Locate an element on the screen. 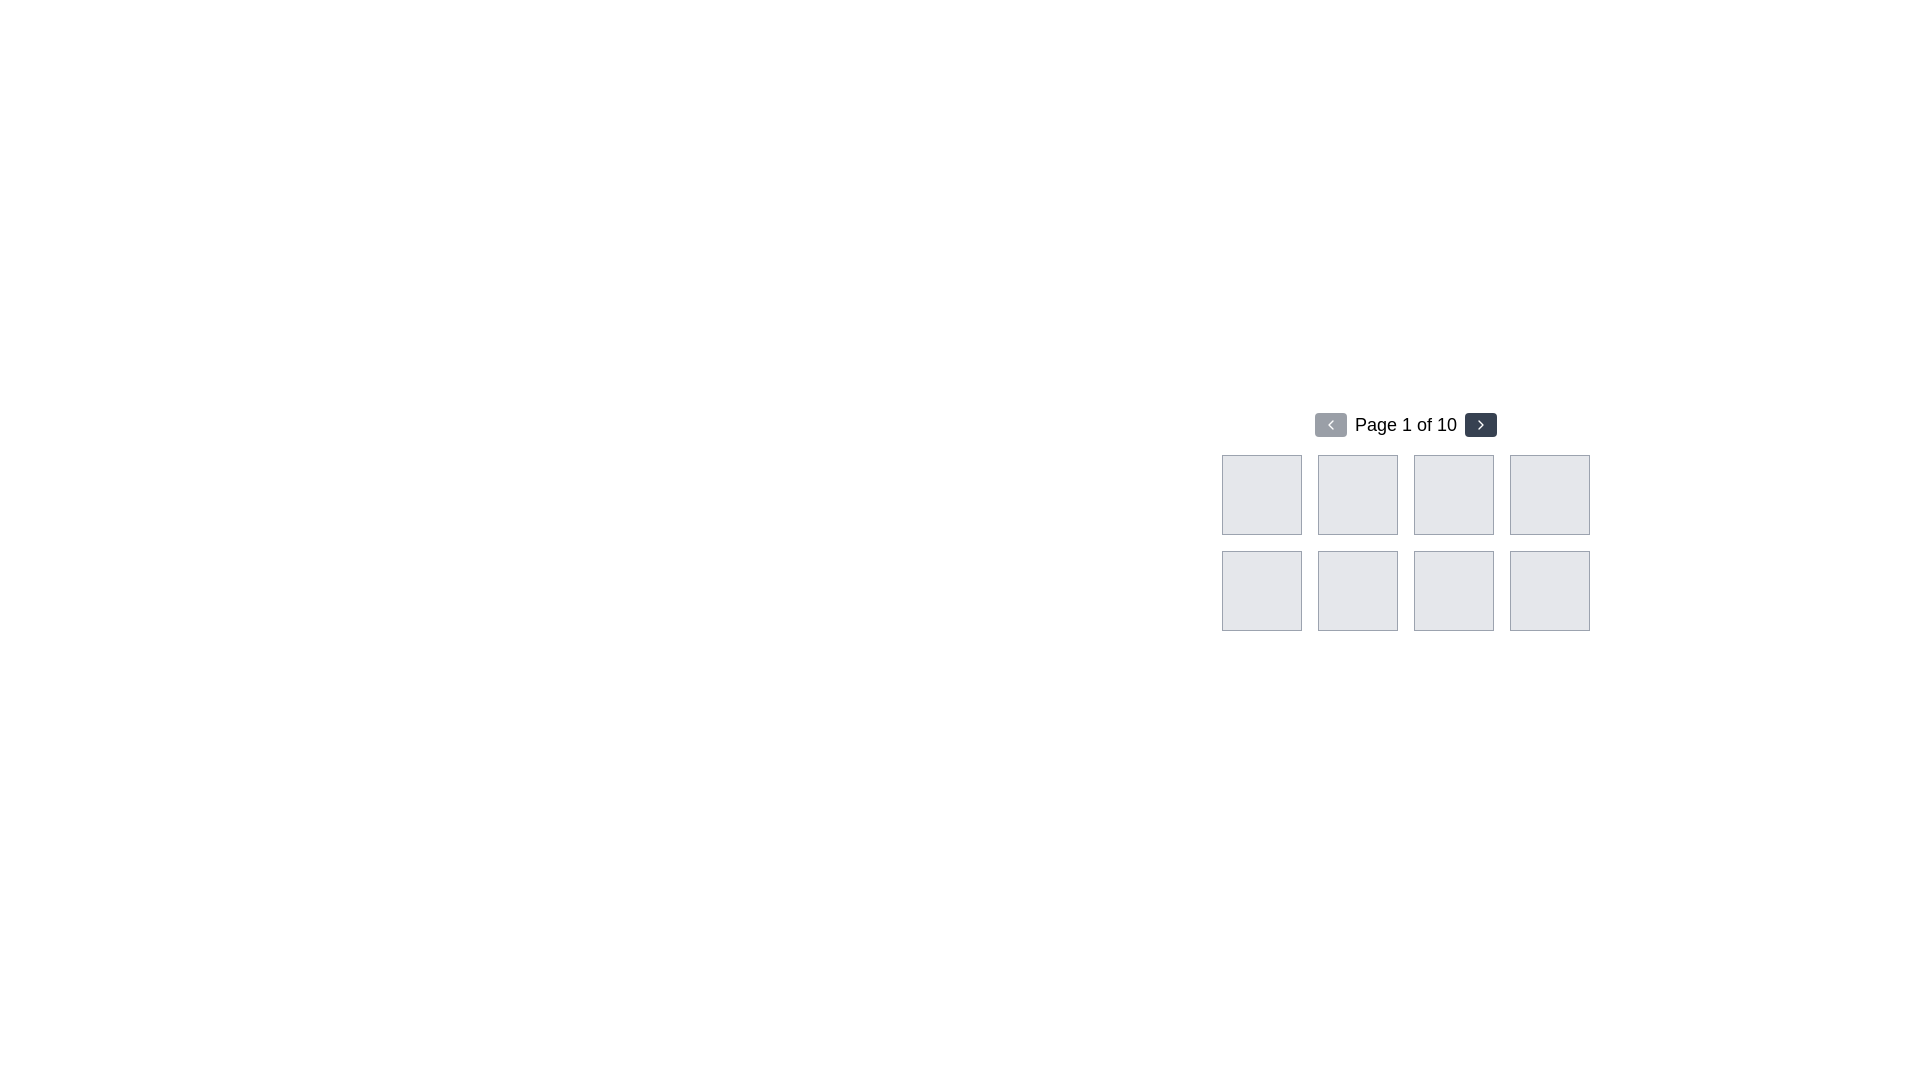 This screenshot has width=1920, height=1080. the forward navigation button located to the right of the text 'Page 1 of 10' is located at coordinates (1481, 423).